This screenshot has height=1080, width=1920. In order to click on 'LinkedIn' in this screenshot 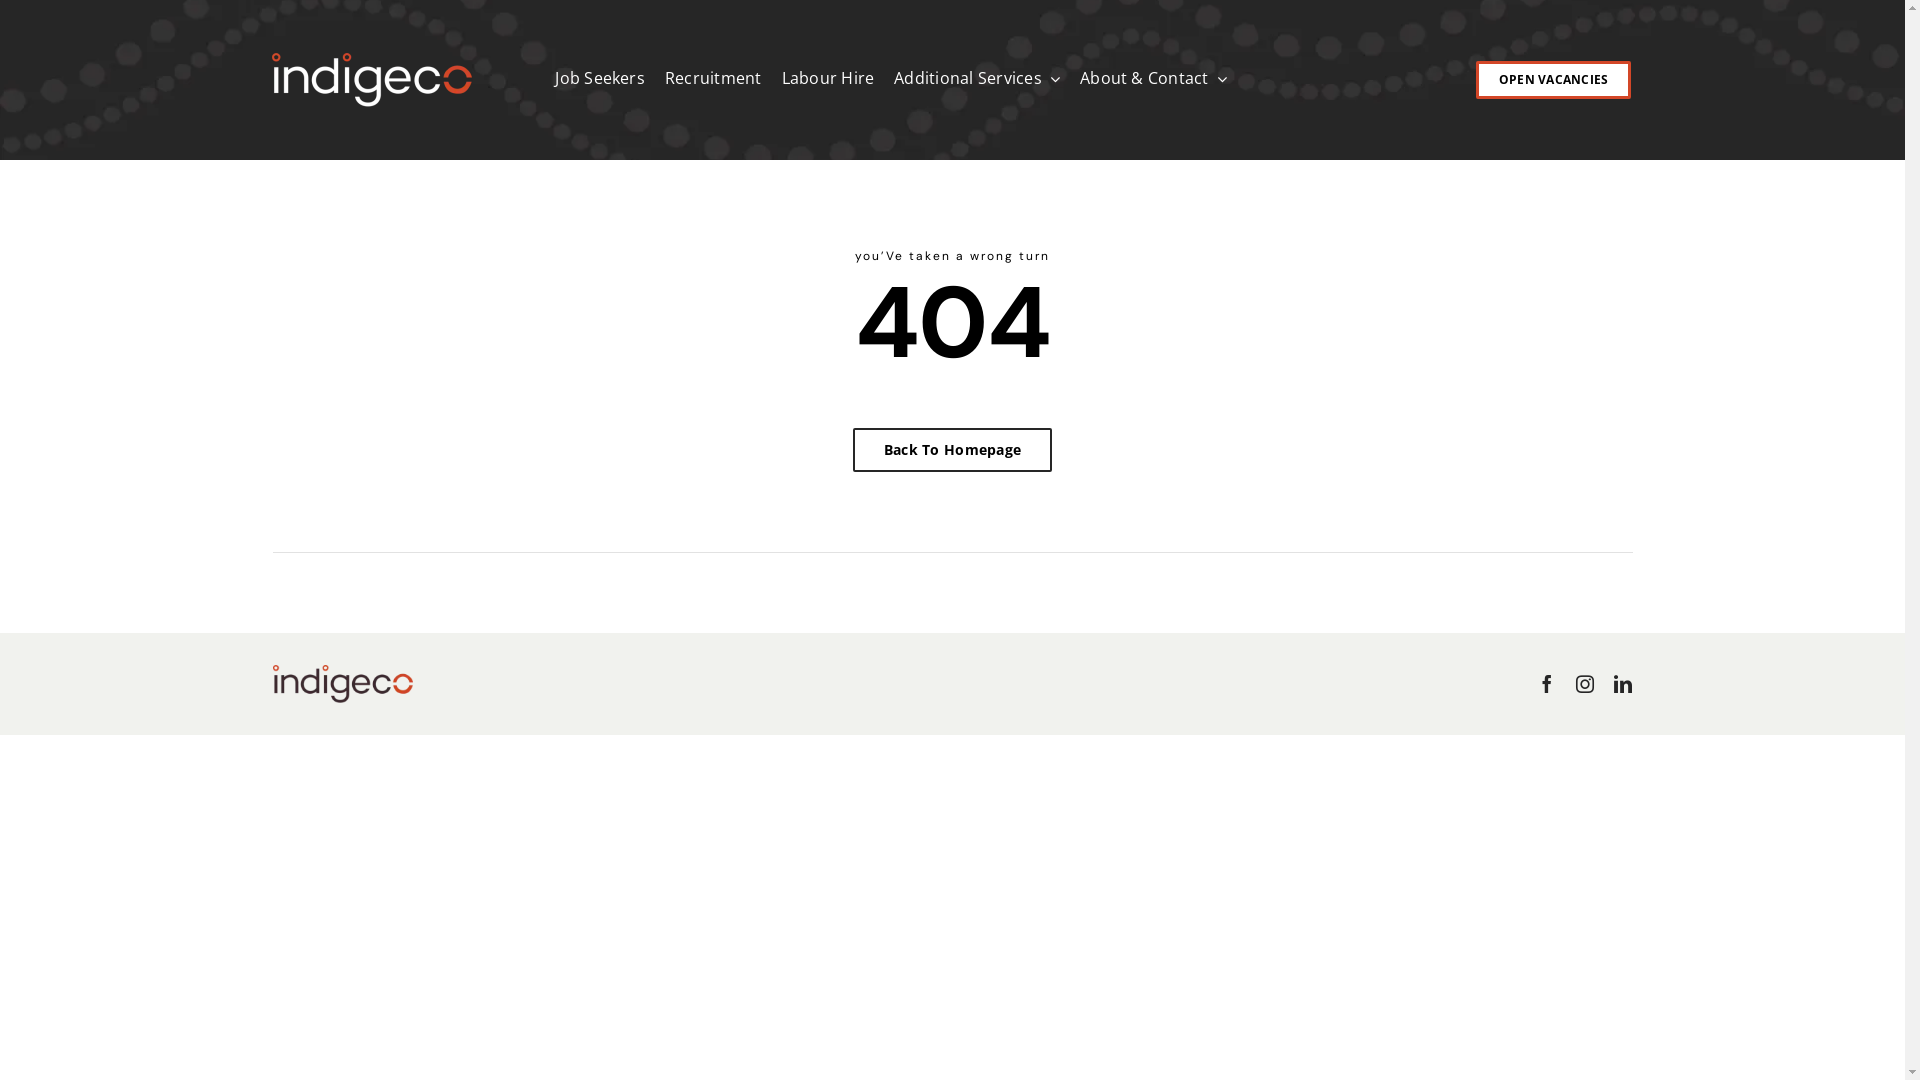, I will do `click(1622, 682)`.